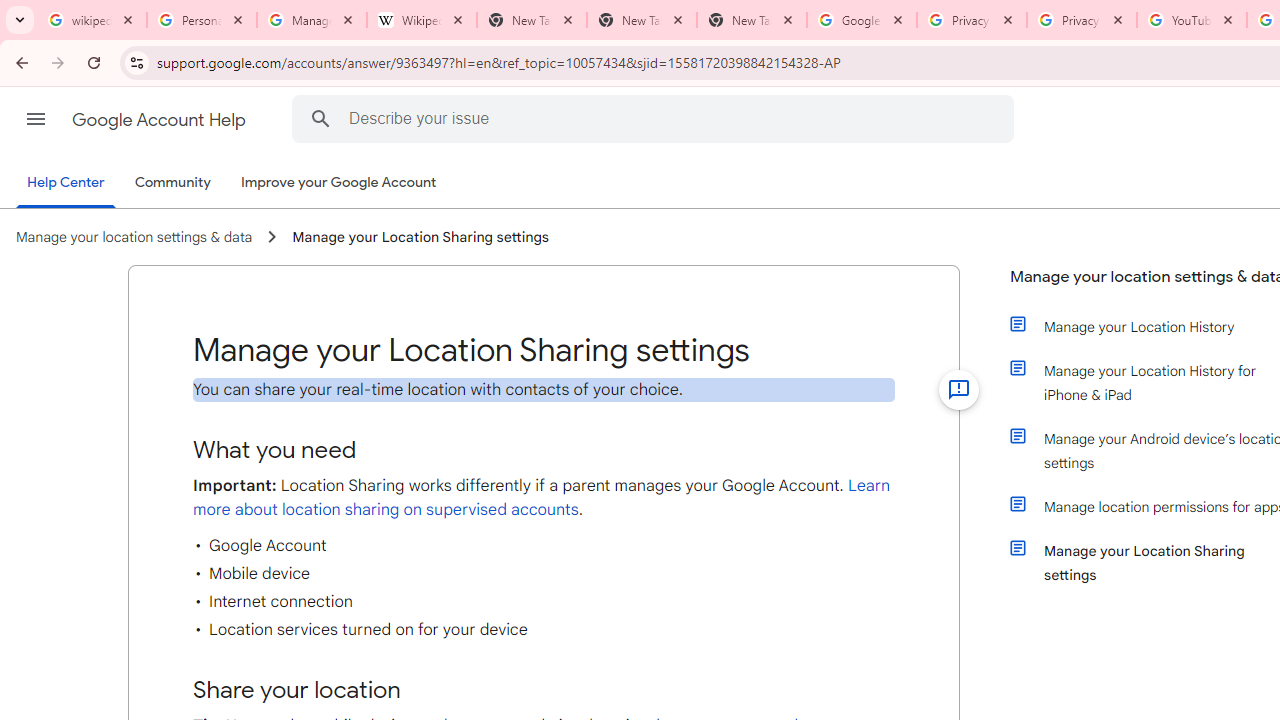 The width and height of the screenshot is (1280, 720). What do you see at coordinates (861, 20) in the screenshot?
I see `'Google Drive: Sign-in'` at bounding box center [861, 20].